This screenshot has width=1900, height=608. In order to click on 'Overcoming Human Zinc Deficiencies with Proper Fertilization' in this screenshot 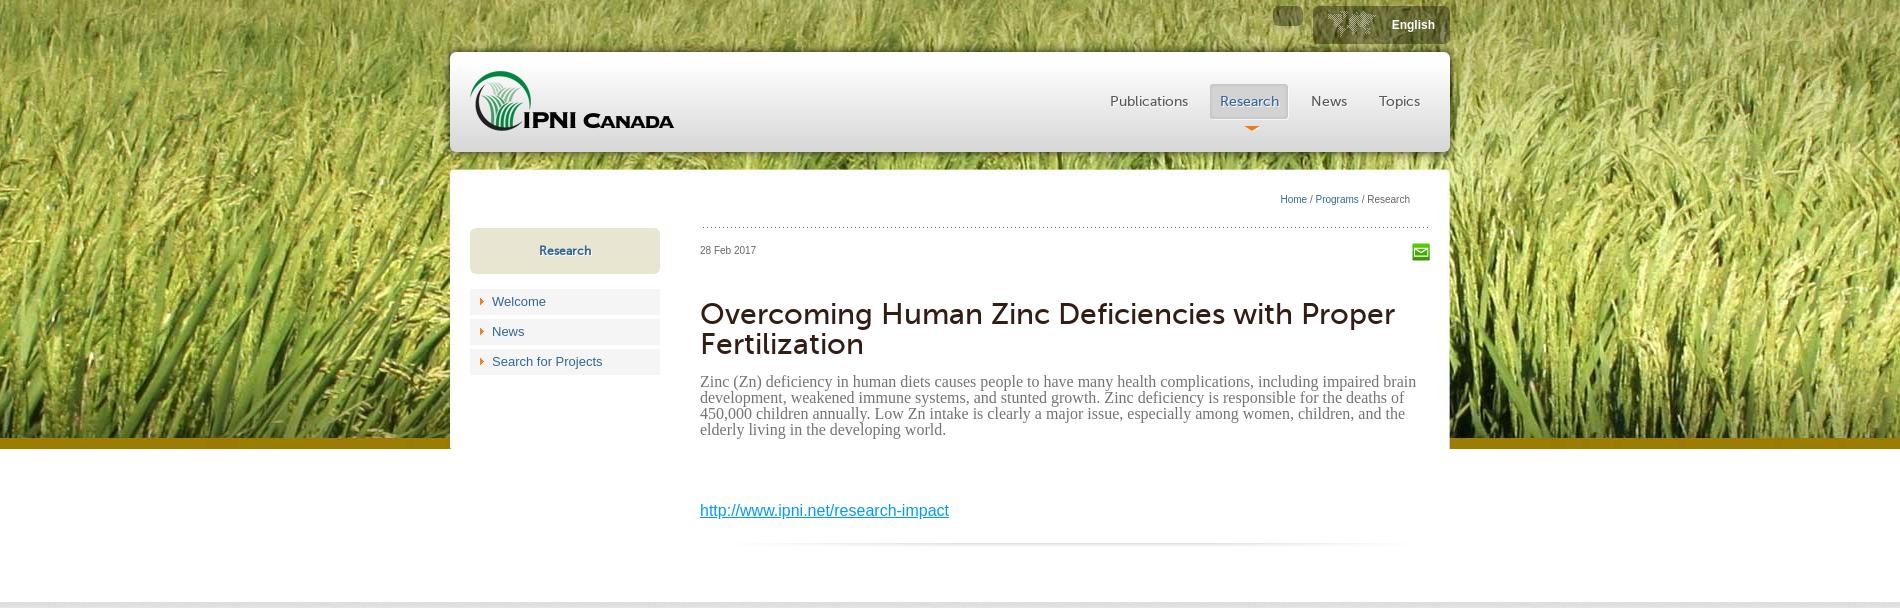, I will do `click(699, 328)`.